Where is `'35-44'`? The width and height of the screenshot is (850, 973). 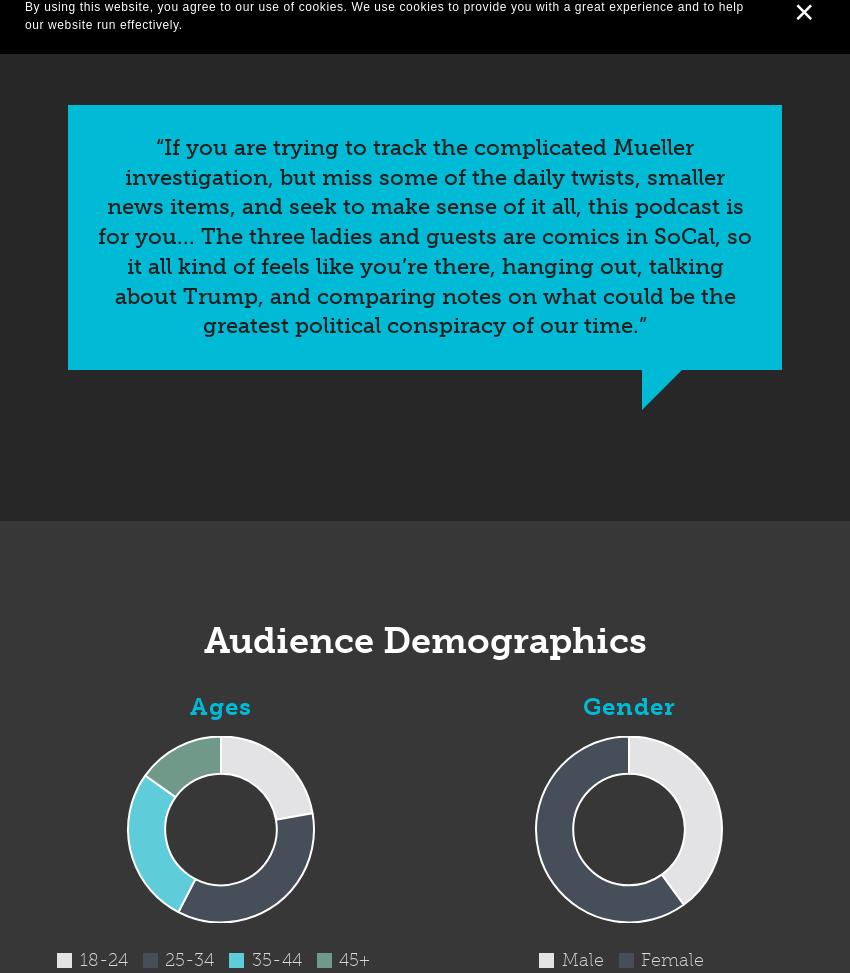 '35-44' is located at coordinates (274, 958).